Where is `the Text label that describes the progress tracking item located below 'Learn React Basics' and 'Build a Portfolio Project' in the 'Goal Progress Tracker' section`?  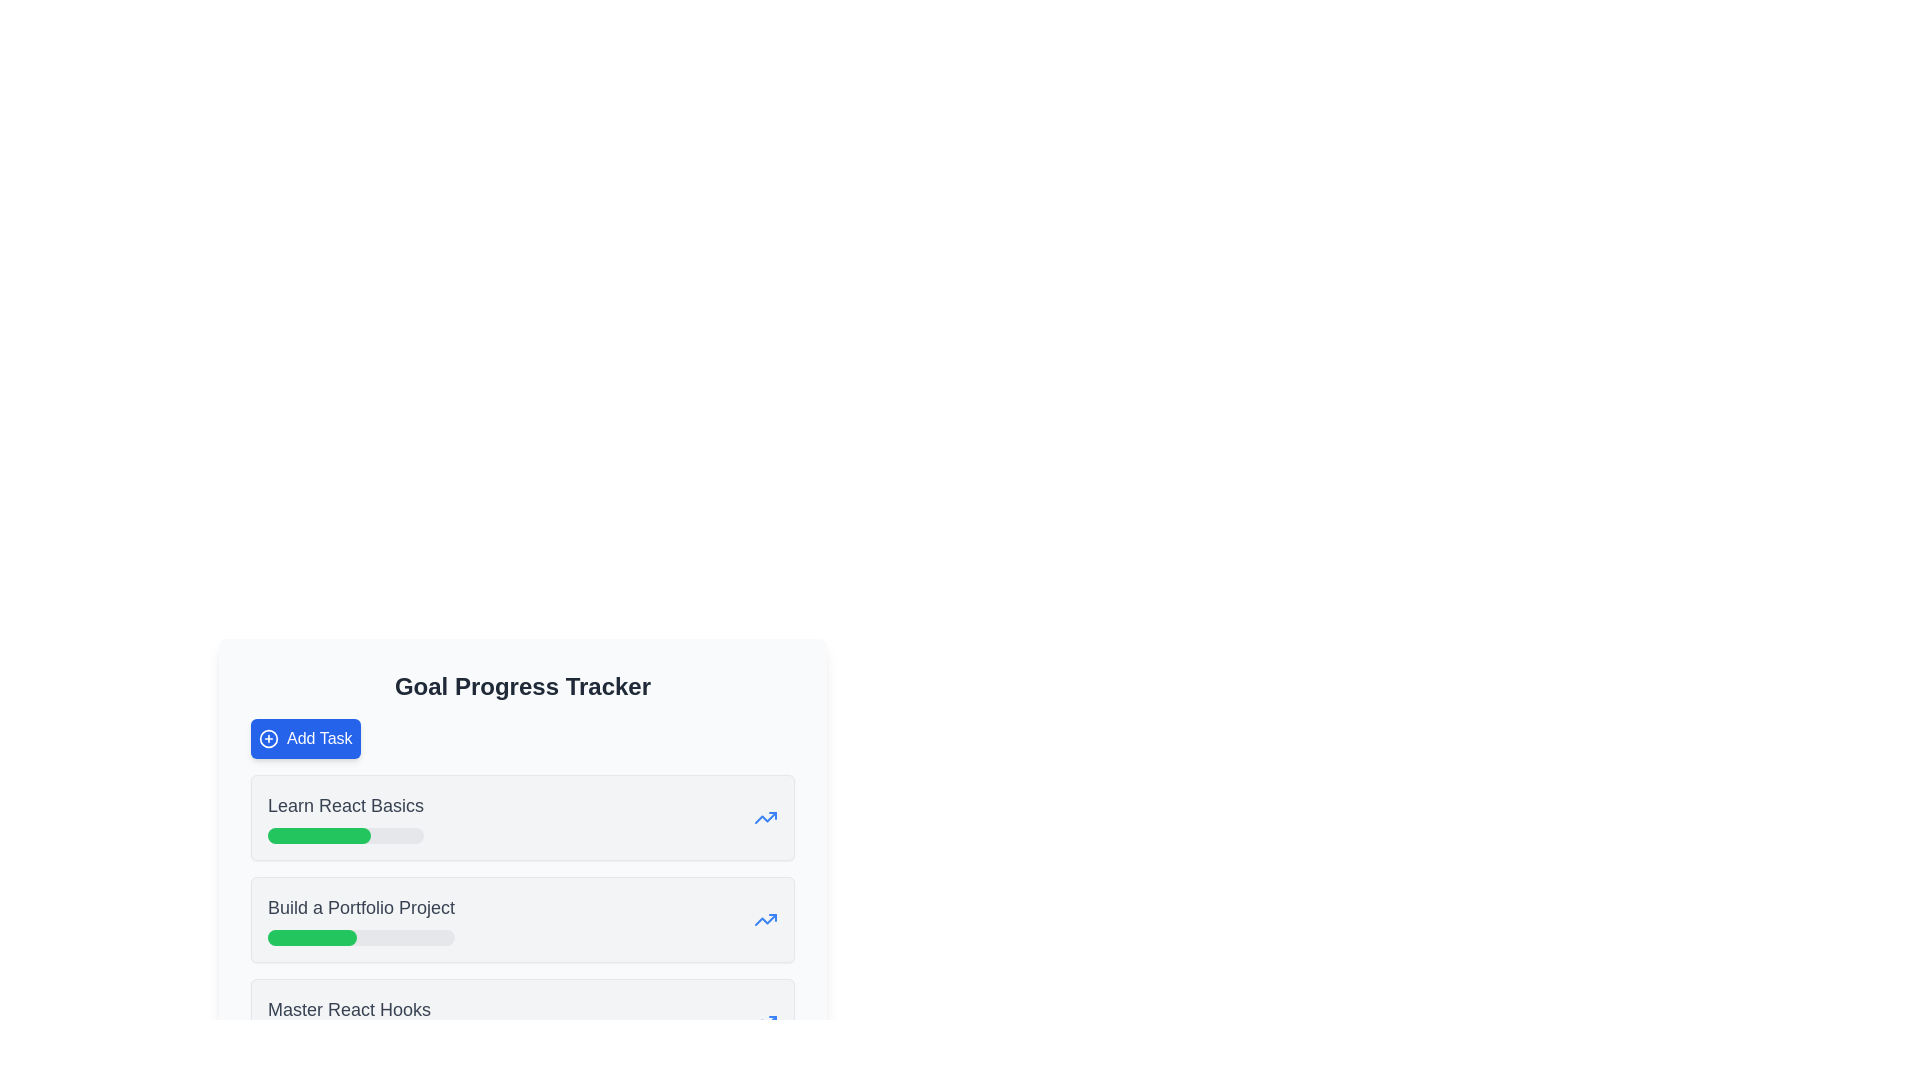
the Text label that describes the progress tracking item located below 'Learn React Basics' and 'Build a Portfolio Project' in the 'Goal Progress Tracker' section is located at coordinates (349, 1022).